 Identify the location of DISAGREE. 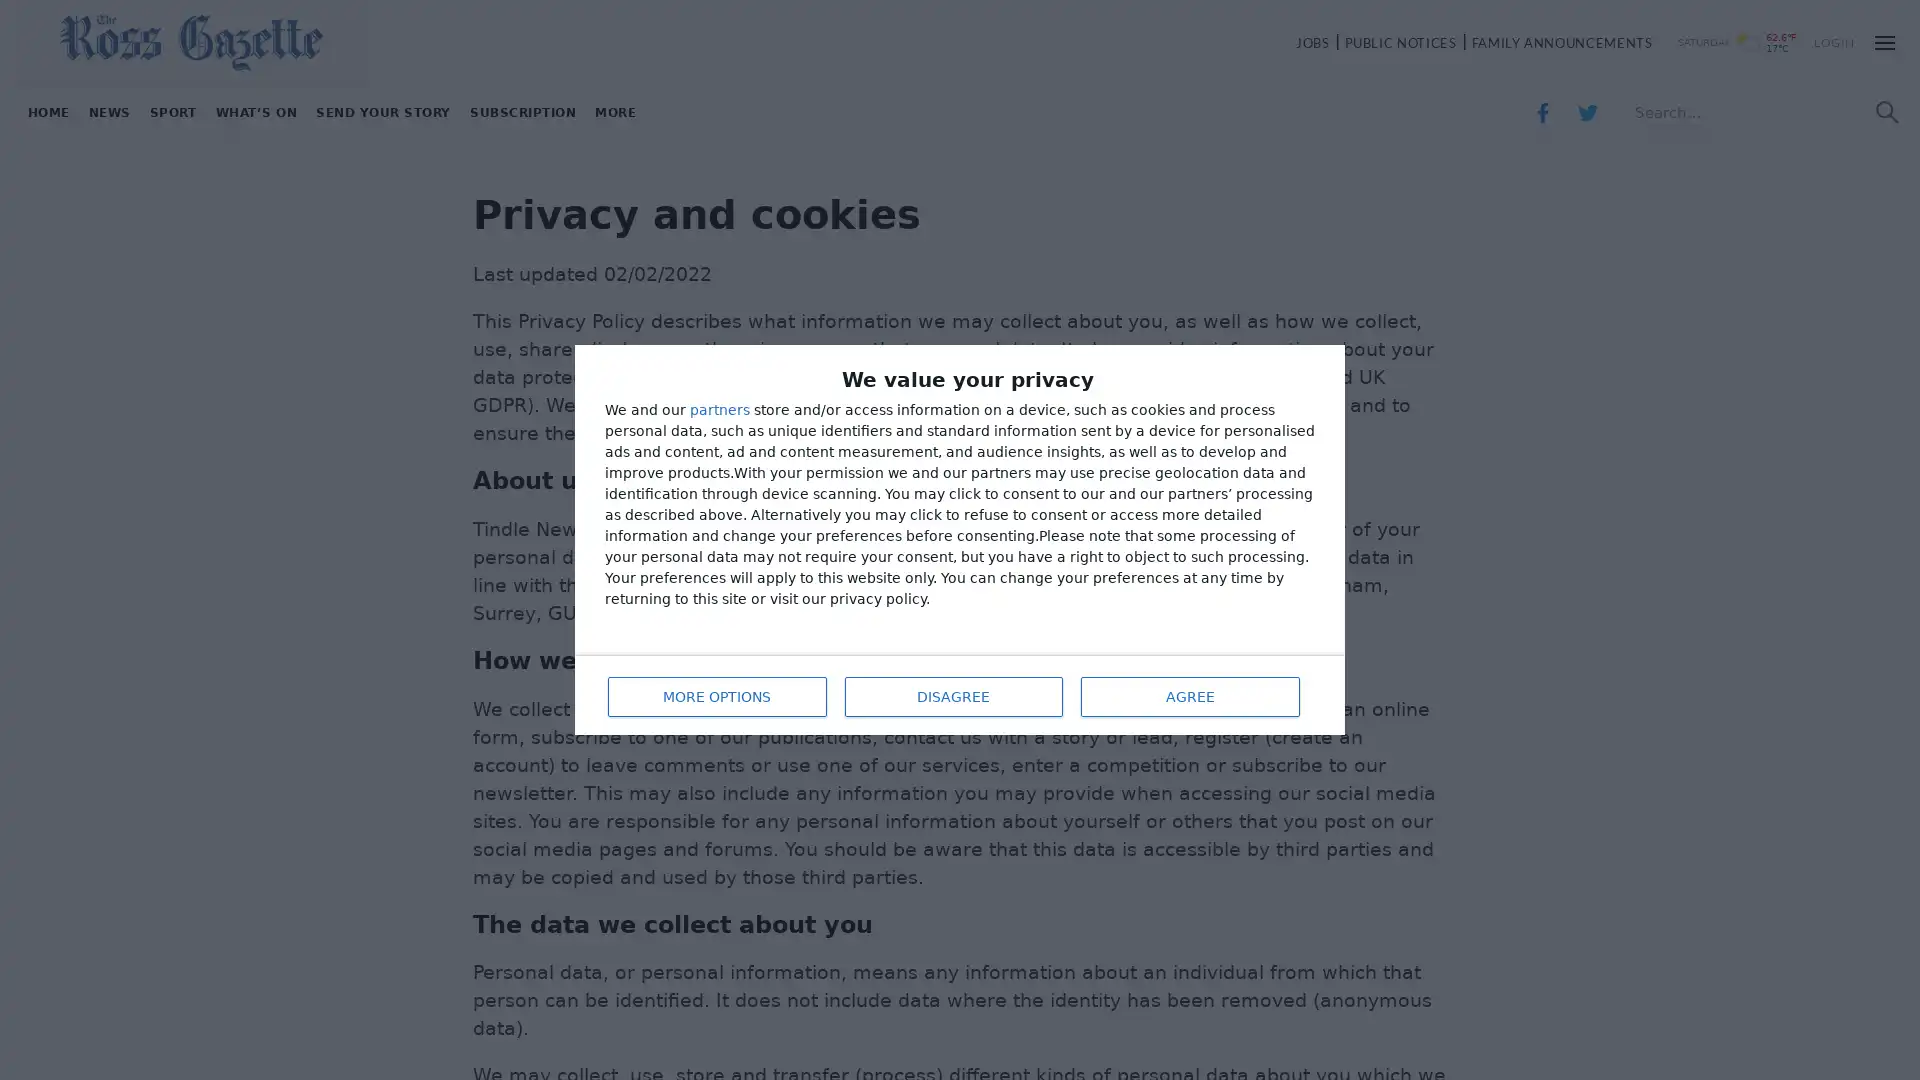
(950, 693).